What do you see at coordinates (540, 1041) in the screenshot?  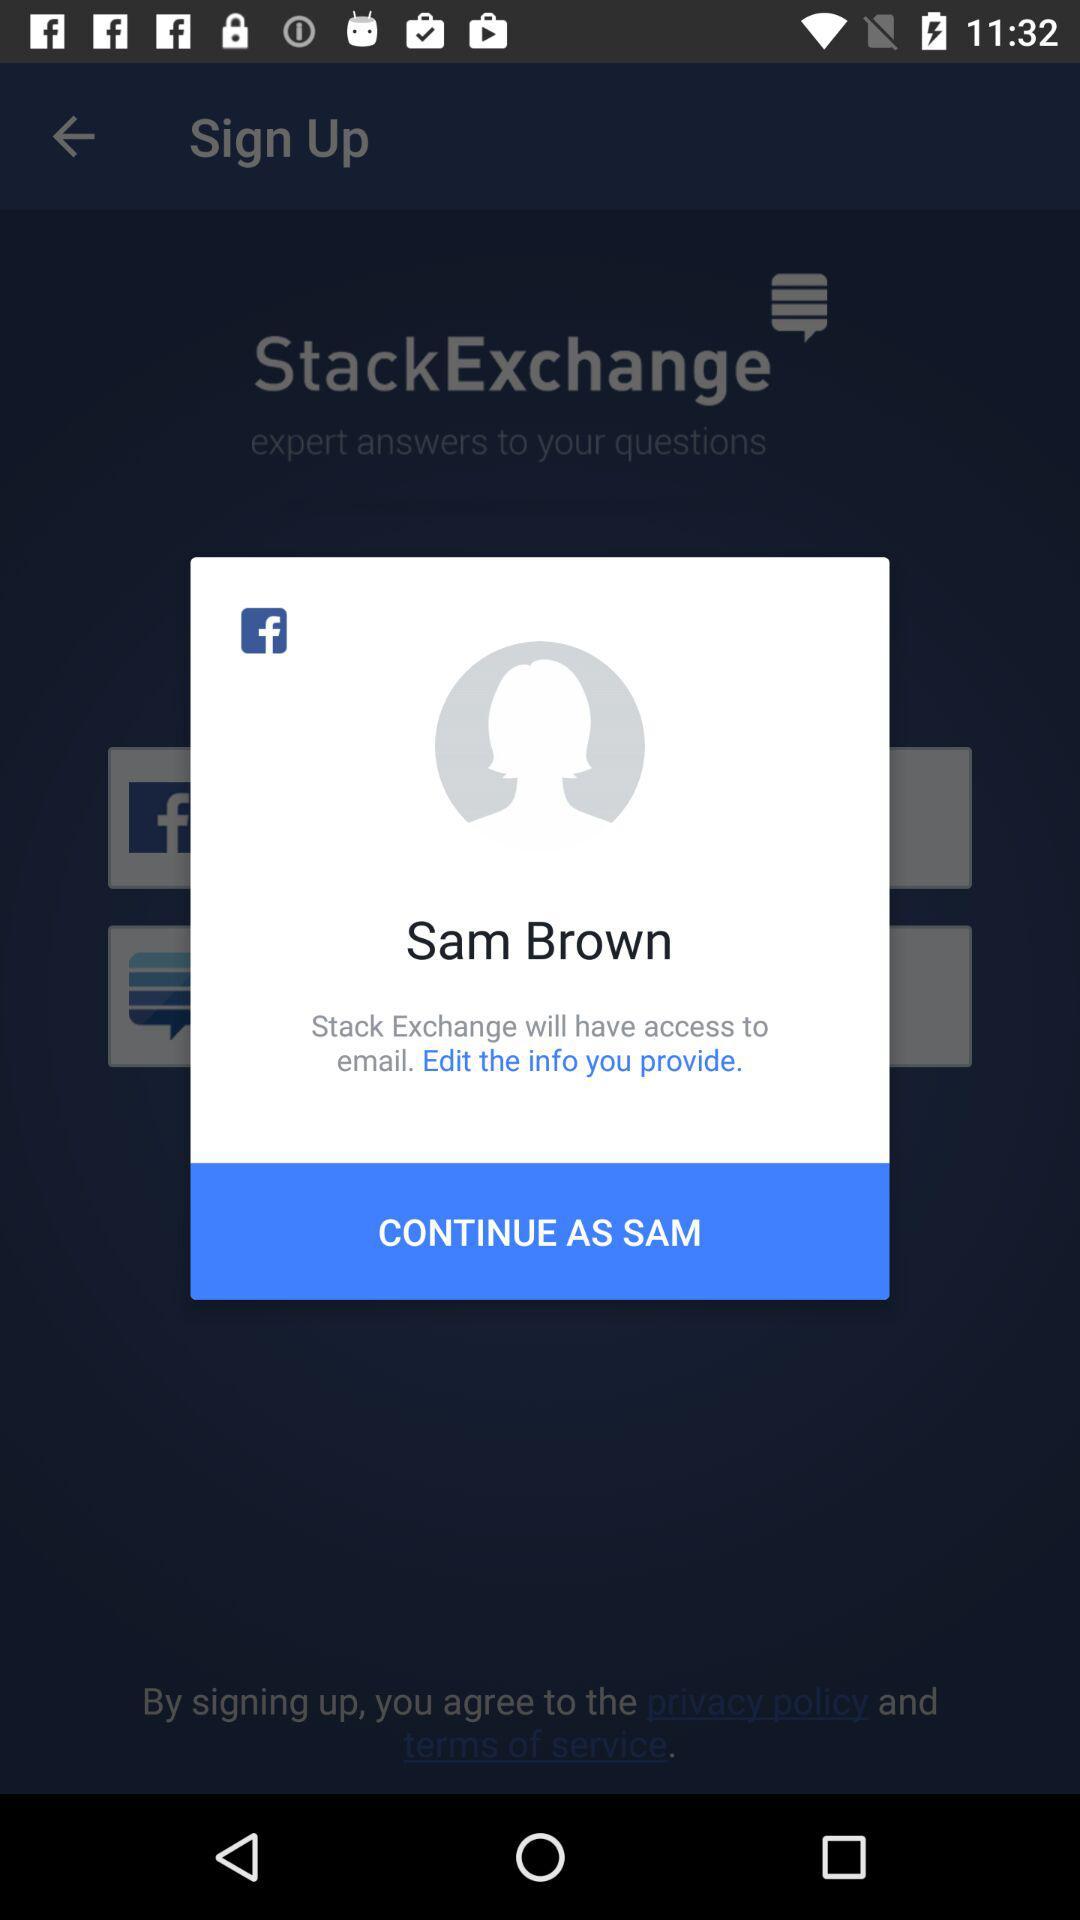 I see `the icon below sam brown item` at bounding box center [540, 1041].